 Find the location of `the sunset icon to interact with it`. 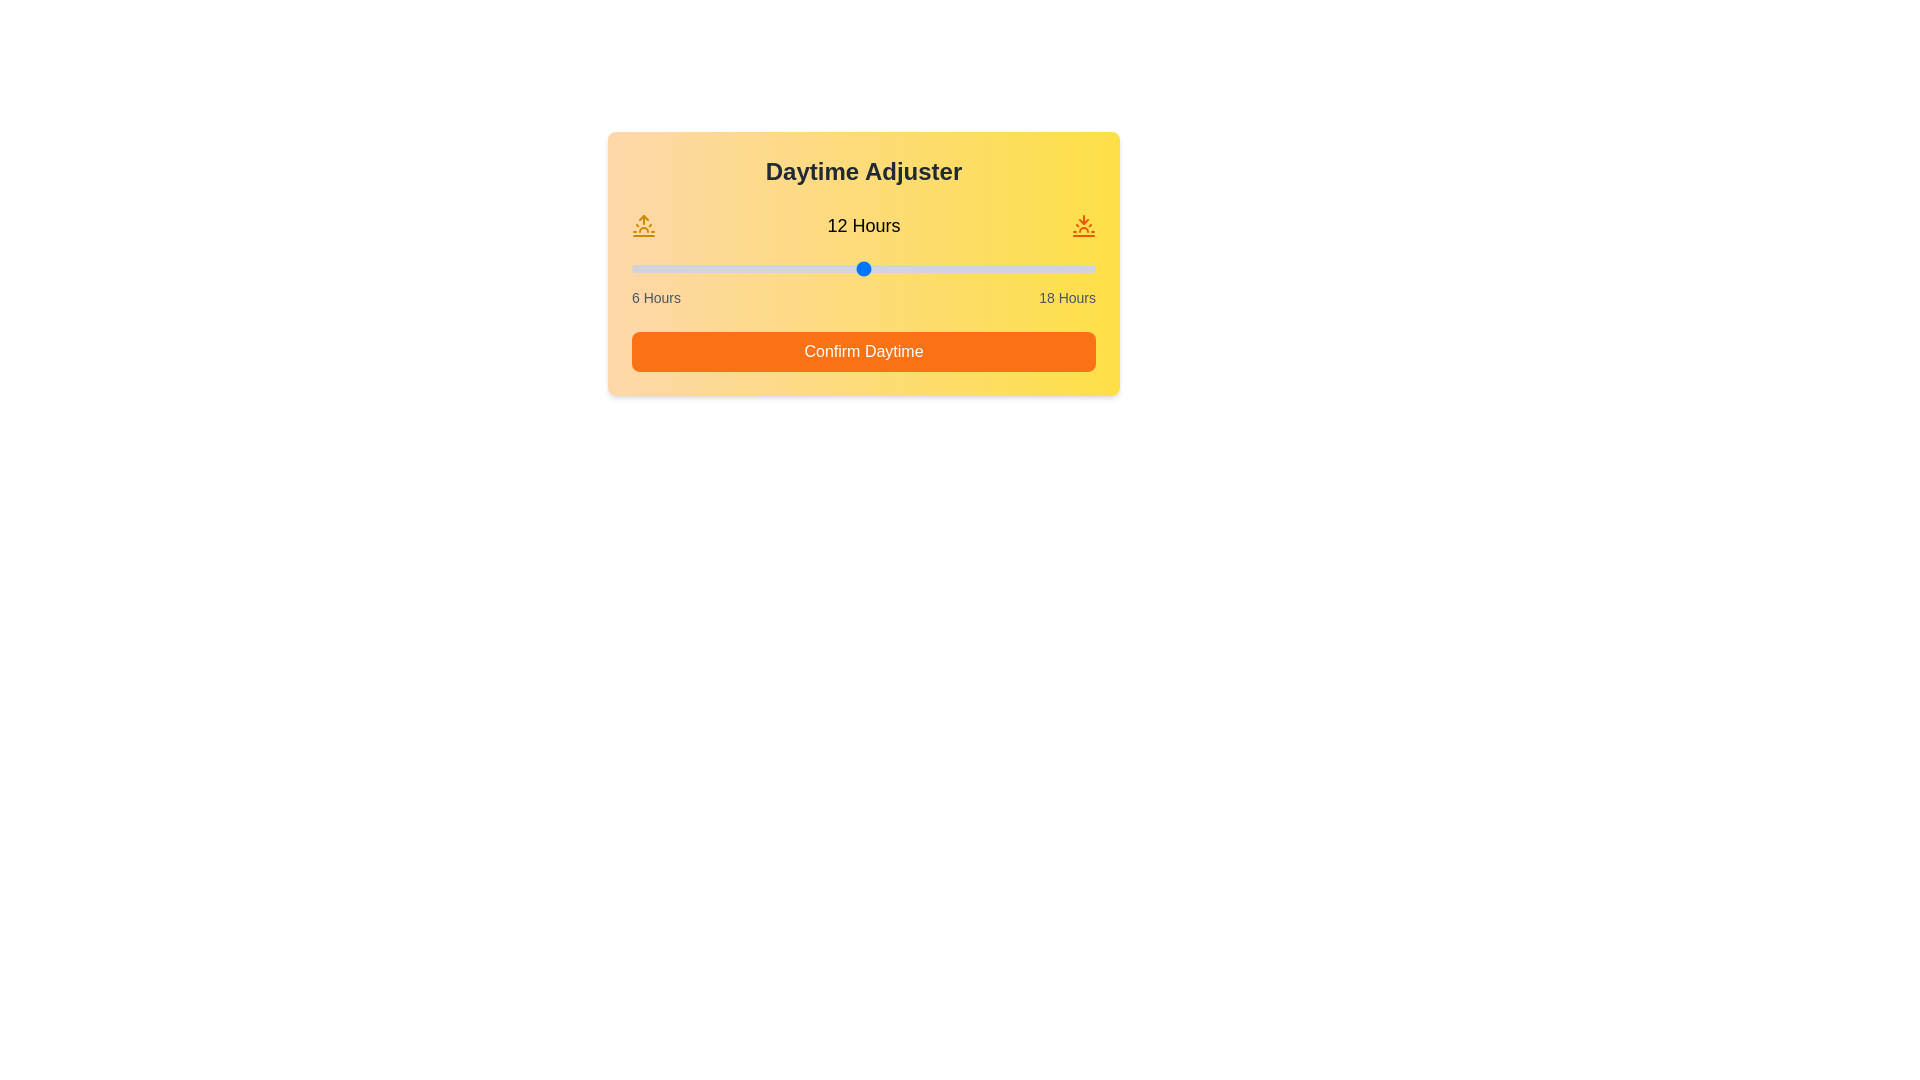

the sunset icon to interact with it is located at coordinates (1082, 225).